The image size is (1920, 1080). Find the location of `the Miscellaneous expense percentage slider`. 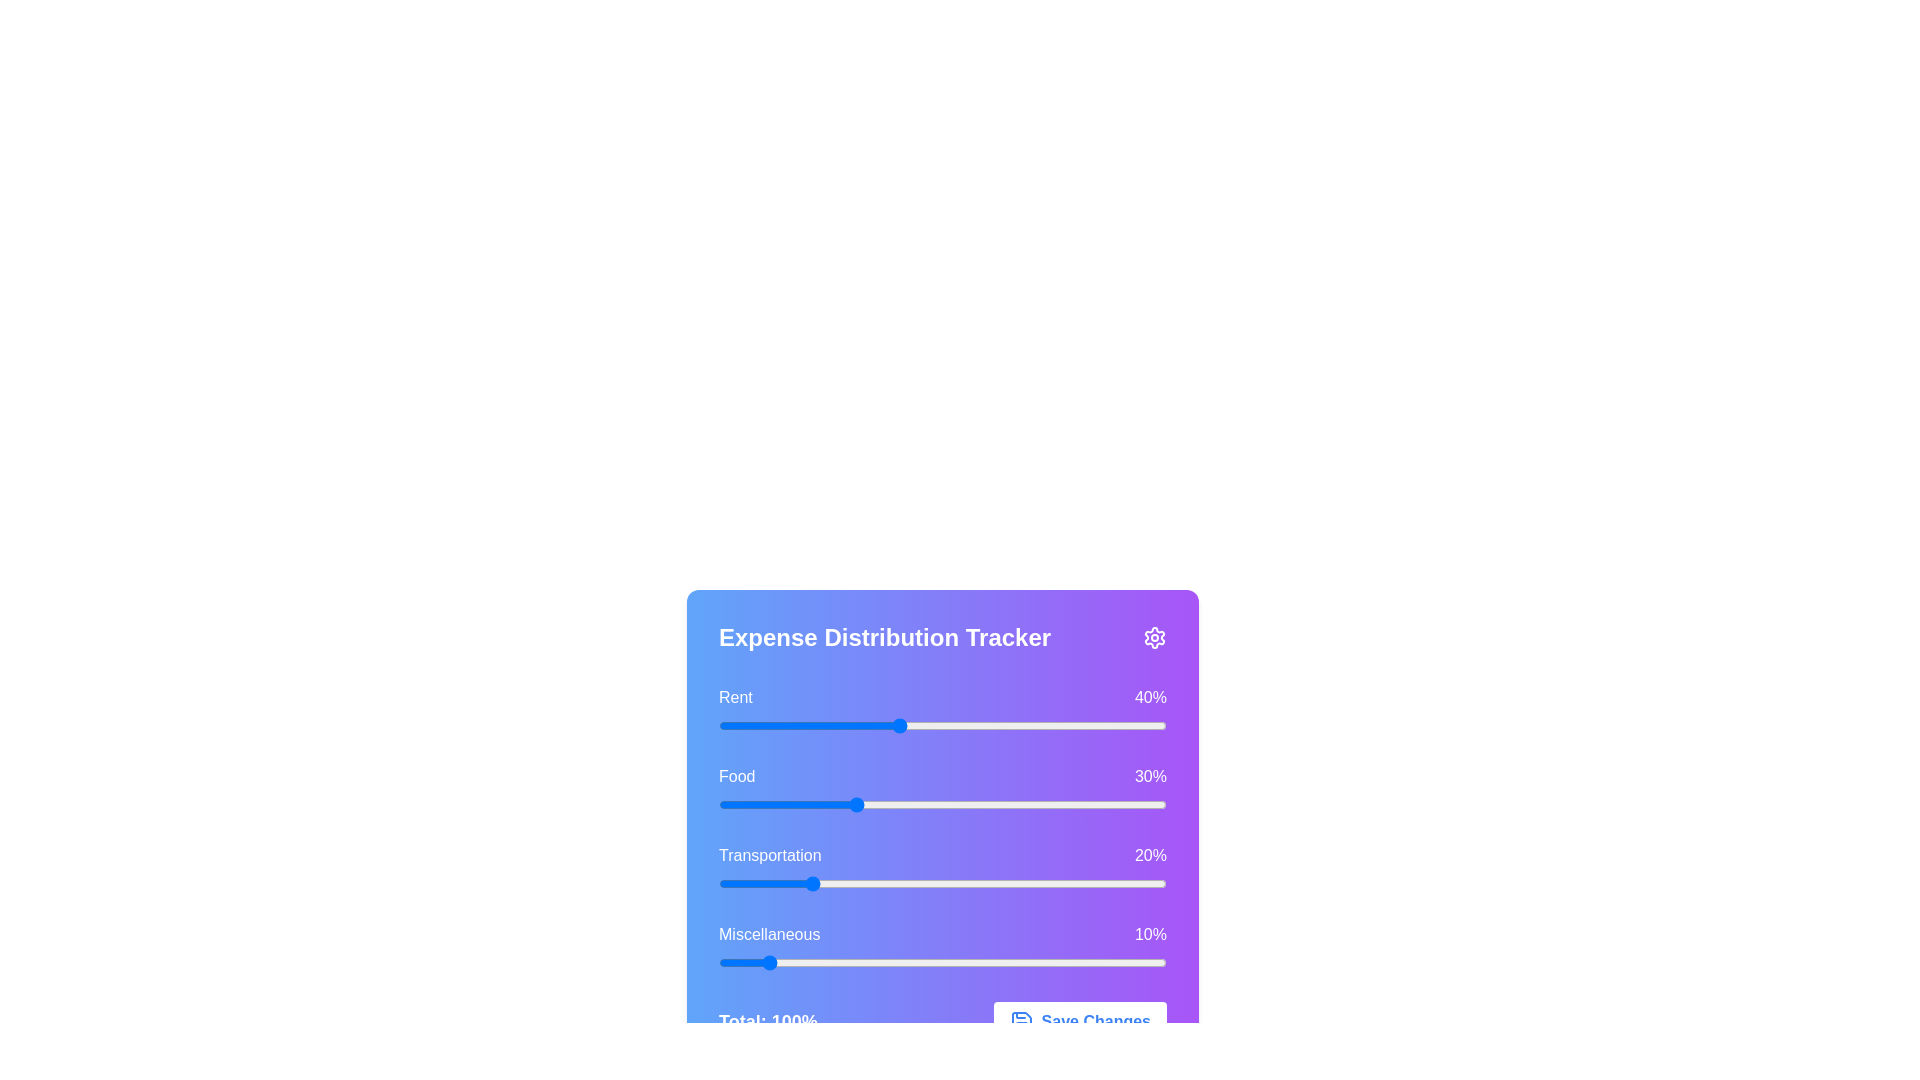

the Miscellaneous expense percentage slider is located at coordinates (892, 962).